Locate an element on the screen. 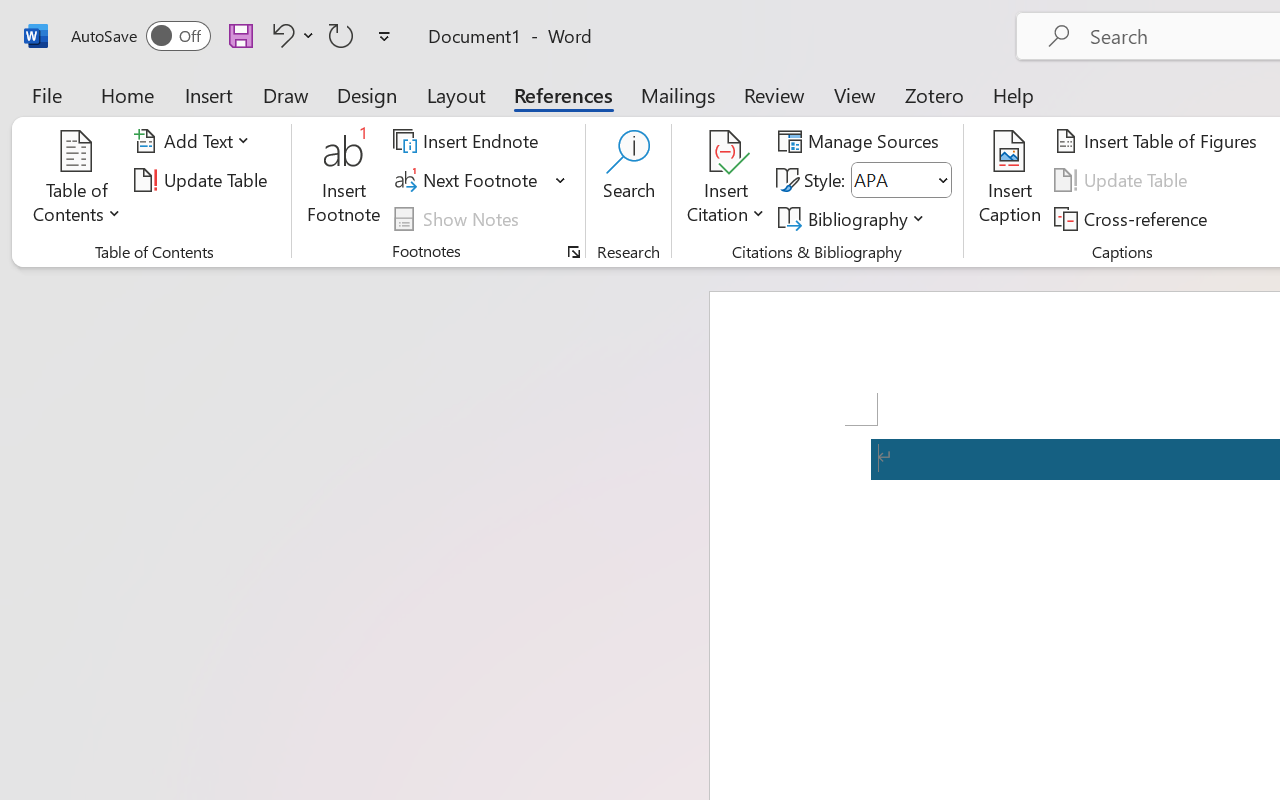  'Insert Footnote' is located at coordinates (344, 179).